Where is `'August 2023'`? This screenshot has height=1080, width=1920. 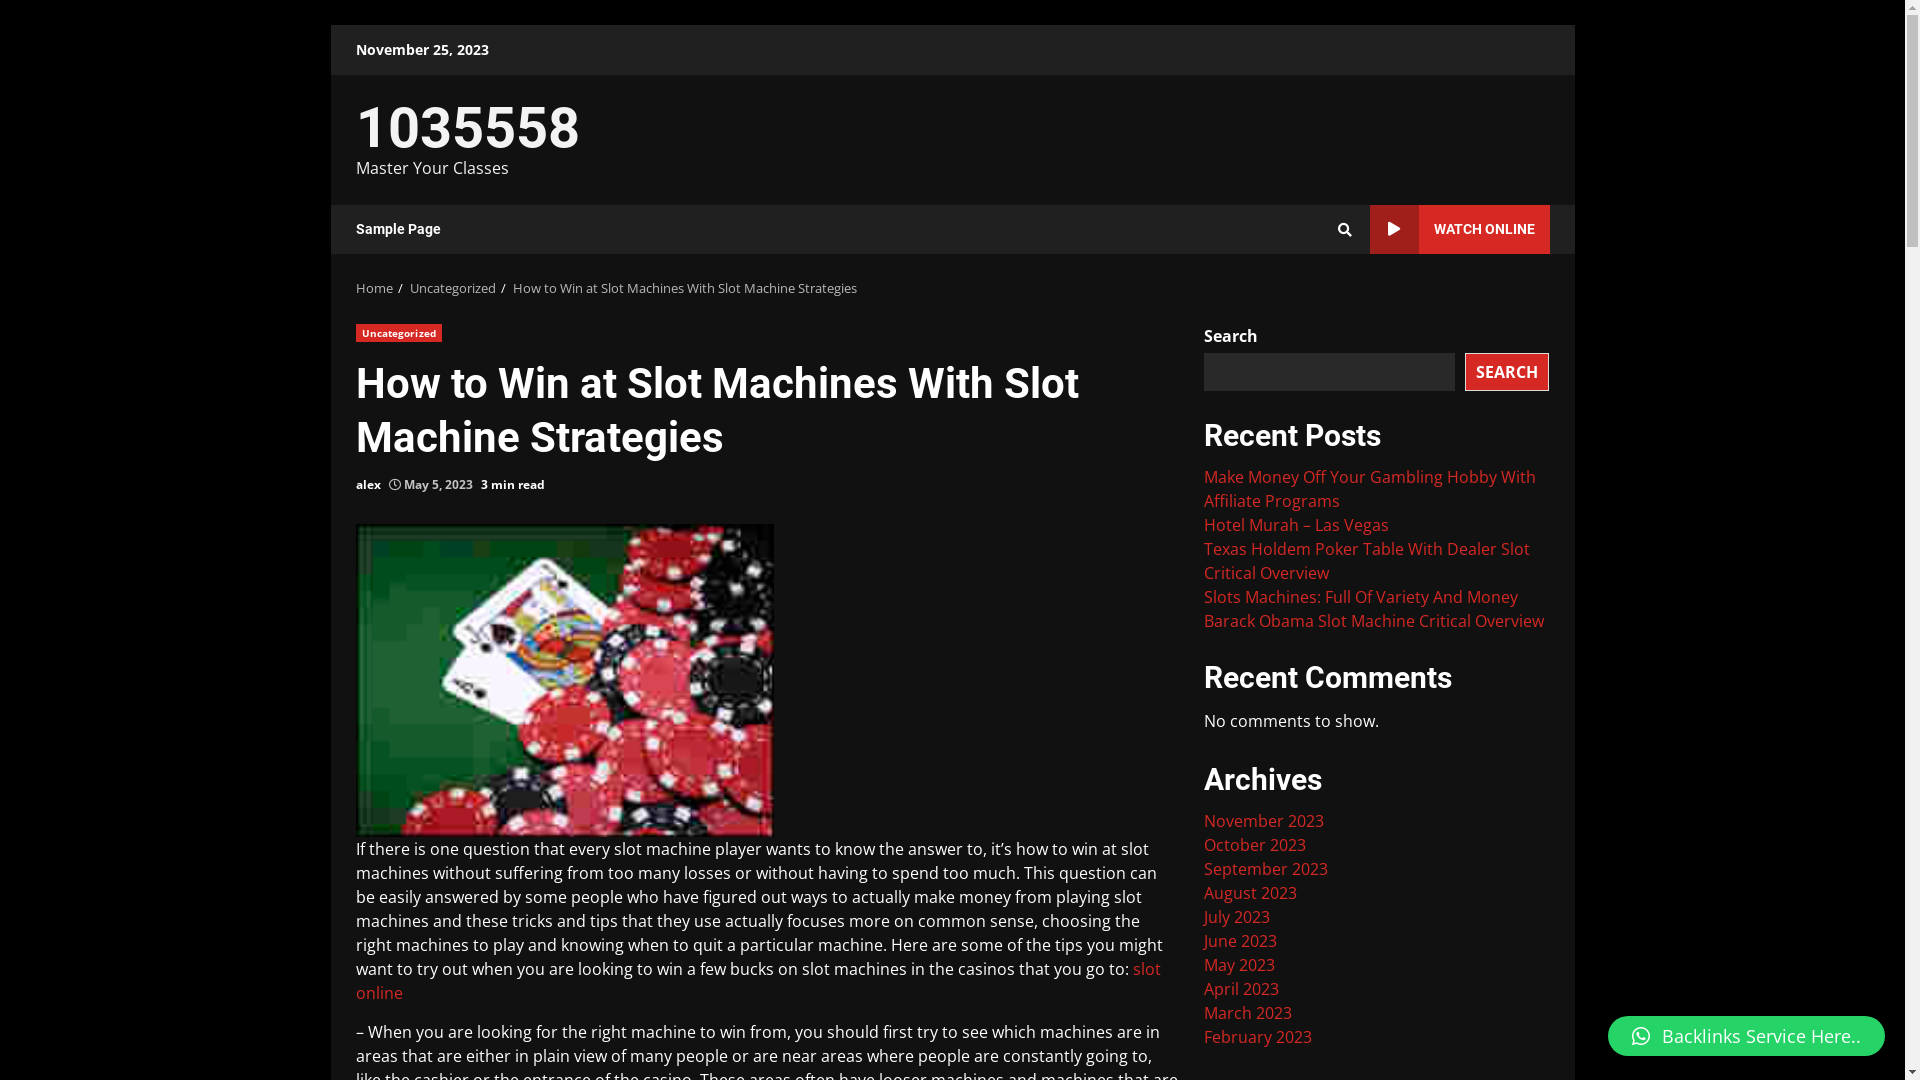
'August 2023' is located at coordinates (1249, 892).